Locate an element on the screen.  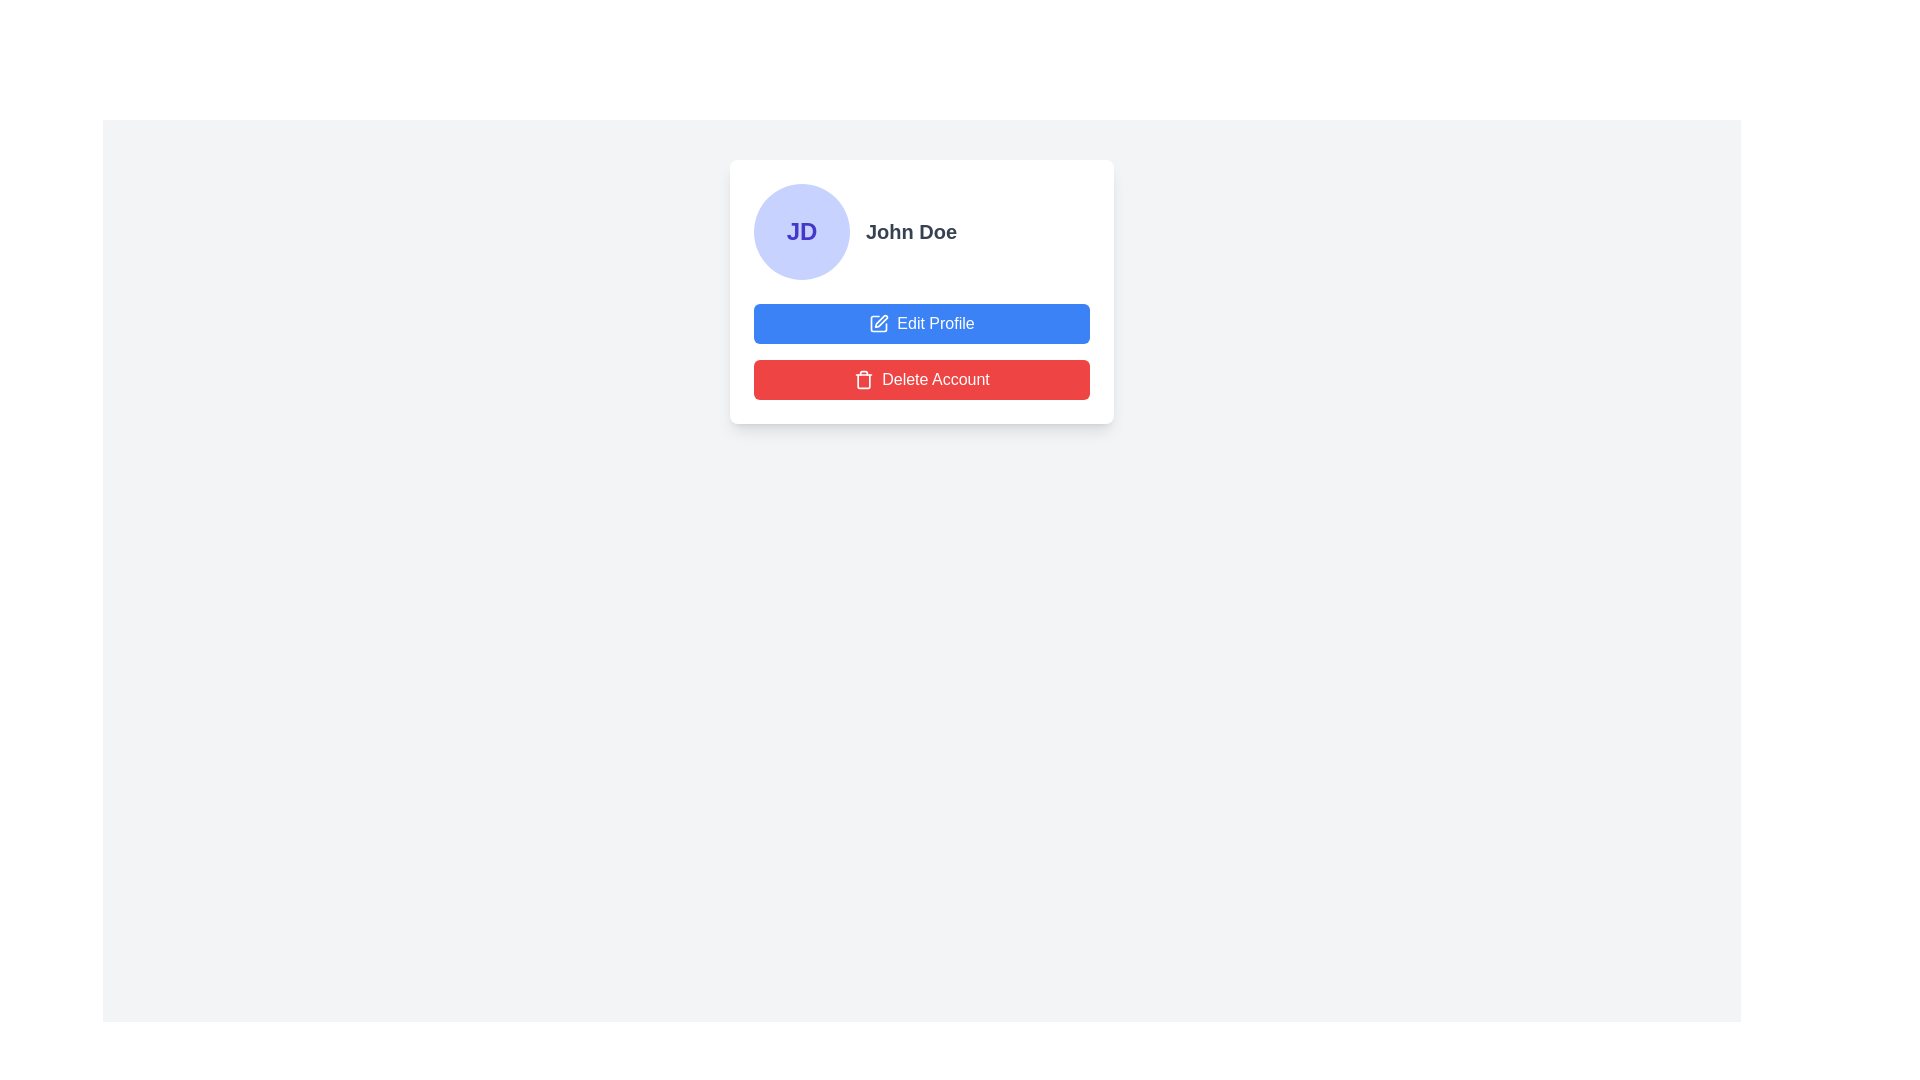
the graphical representation of the delete account icon, which is the leftmost part of the 'Delete Account' button positioned at the bottom of the user profile card is located at coordinates (864, 380).